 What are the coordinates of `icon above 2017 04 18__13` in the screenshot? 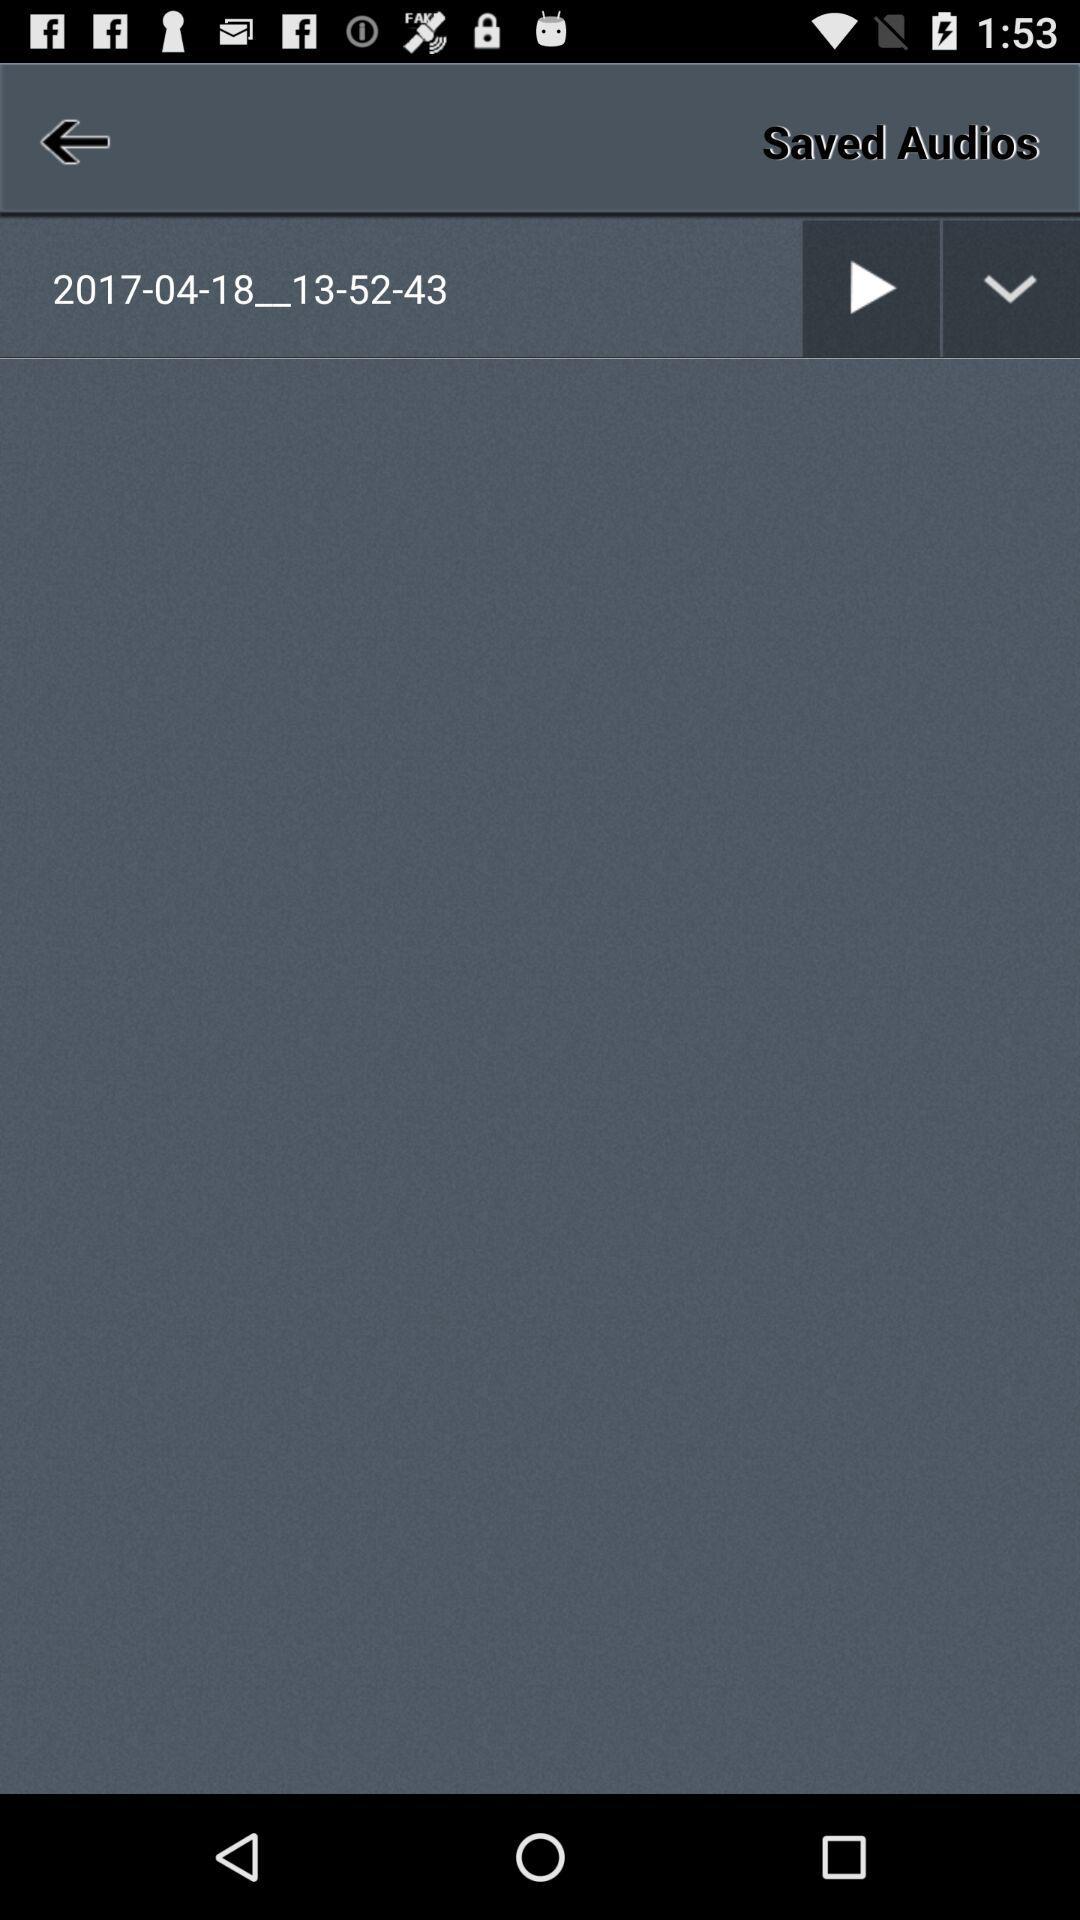 It's located at (71, 140).